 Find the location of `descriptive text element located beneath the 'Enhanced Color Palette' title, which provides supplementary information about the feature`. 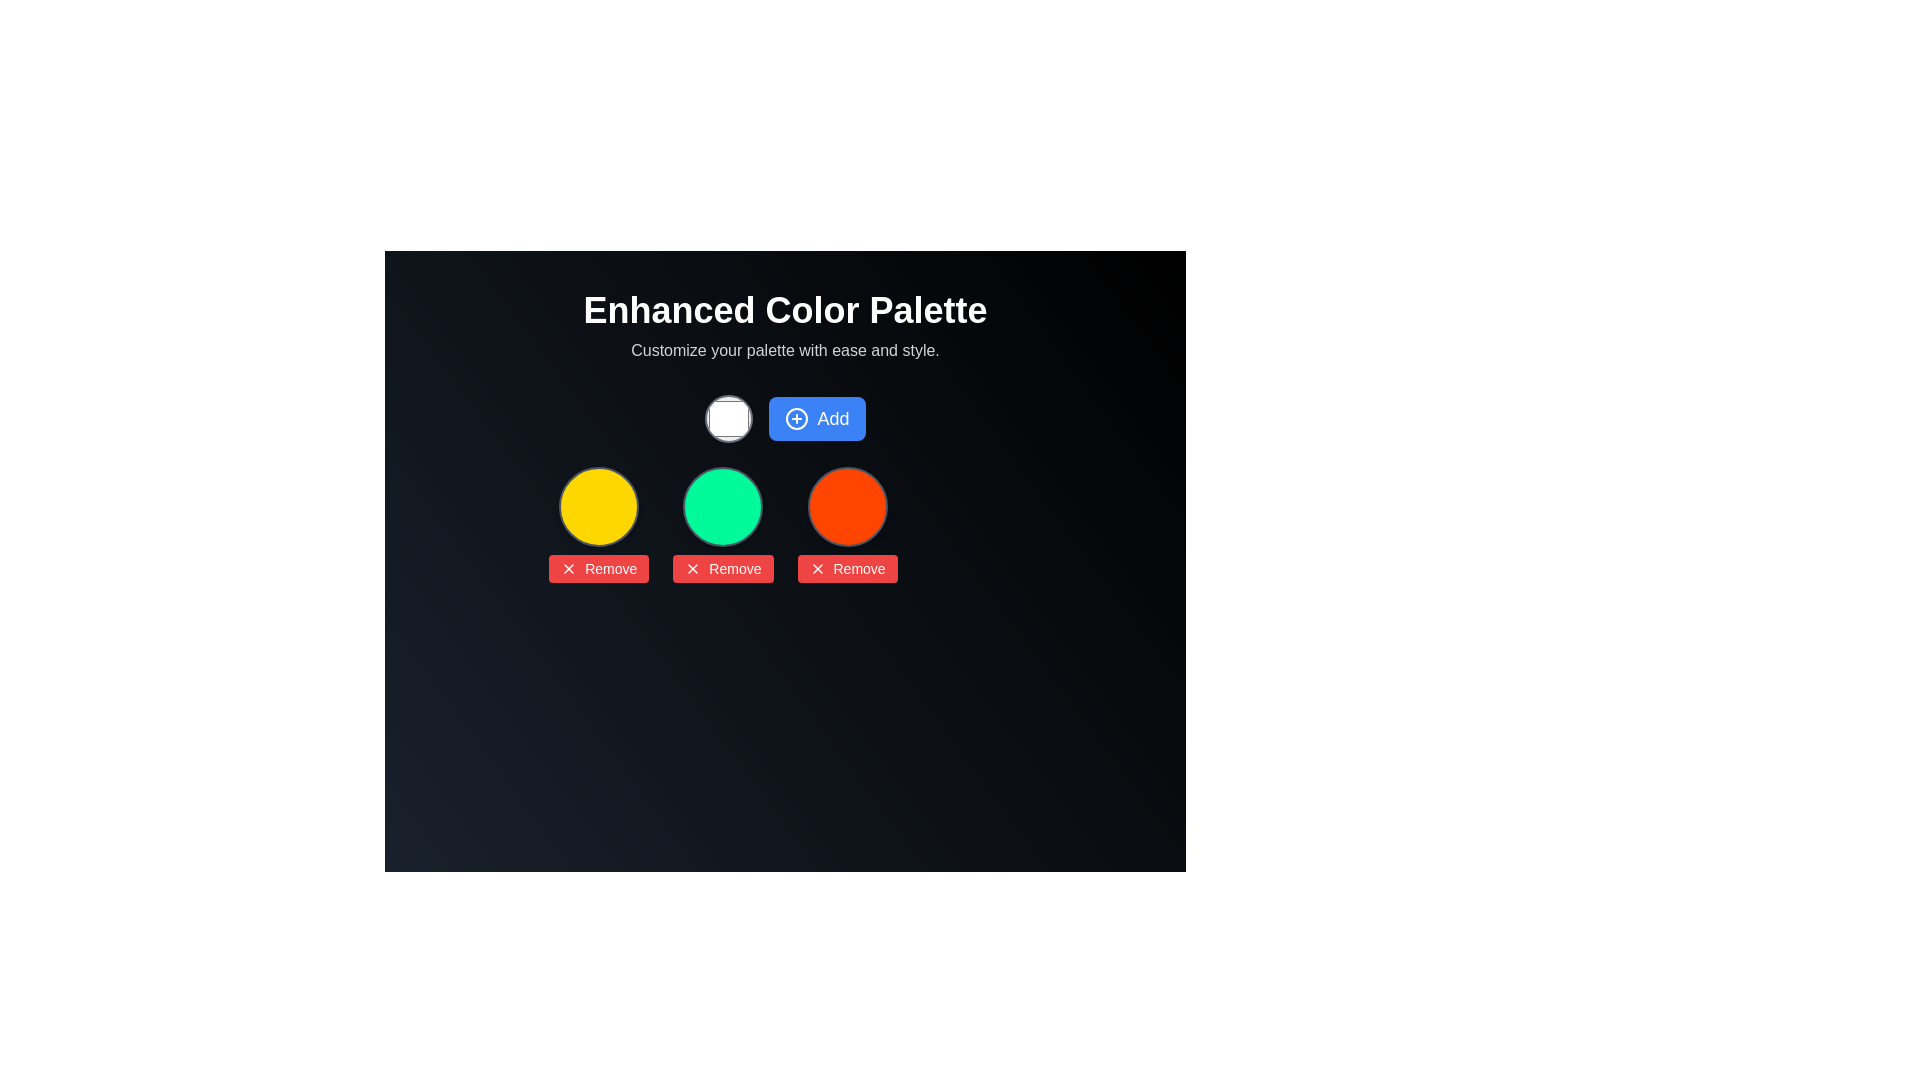

descriptive text element located beneath the 'Enhanced Color Palette' title, which provides supplementary information about the feature is located at coordinates (784, 350).